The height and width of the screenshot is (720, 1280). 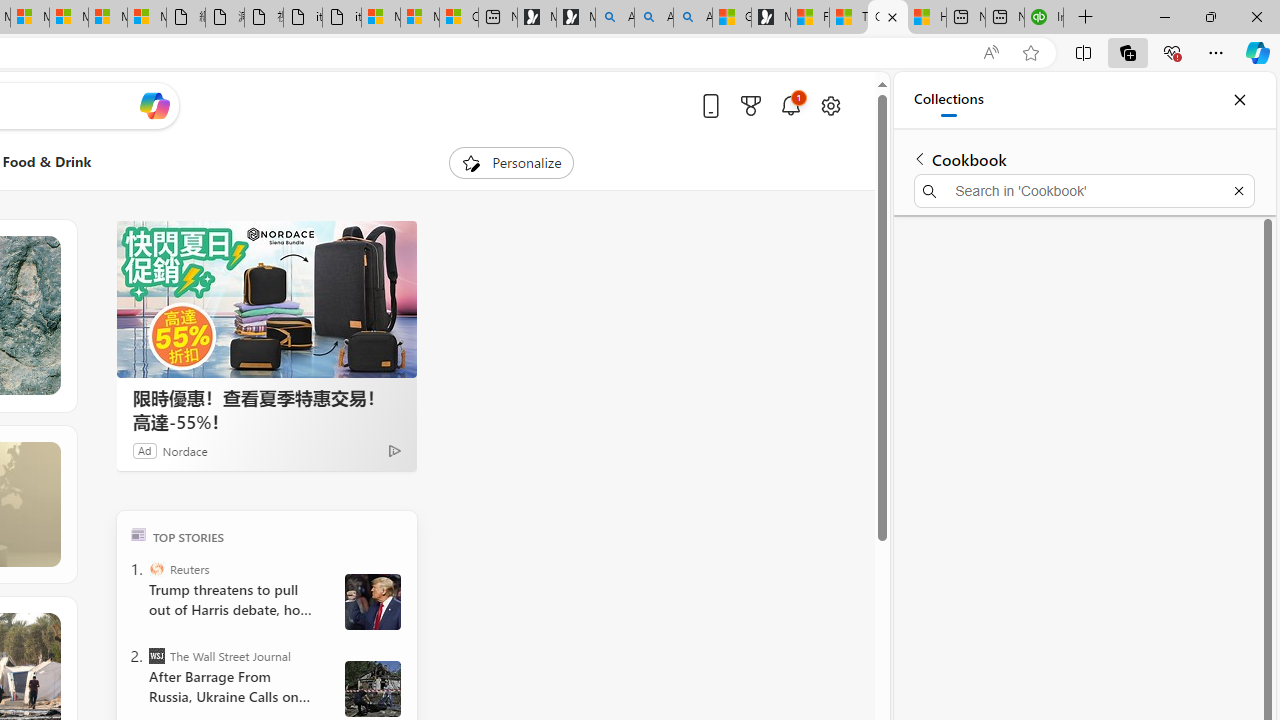 What do you see at coordinates (1043, 17) in the screenshot?
I see `'Intuit QuickBooks Online - Quickbooks'` at bounding box center [1043, 17].